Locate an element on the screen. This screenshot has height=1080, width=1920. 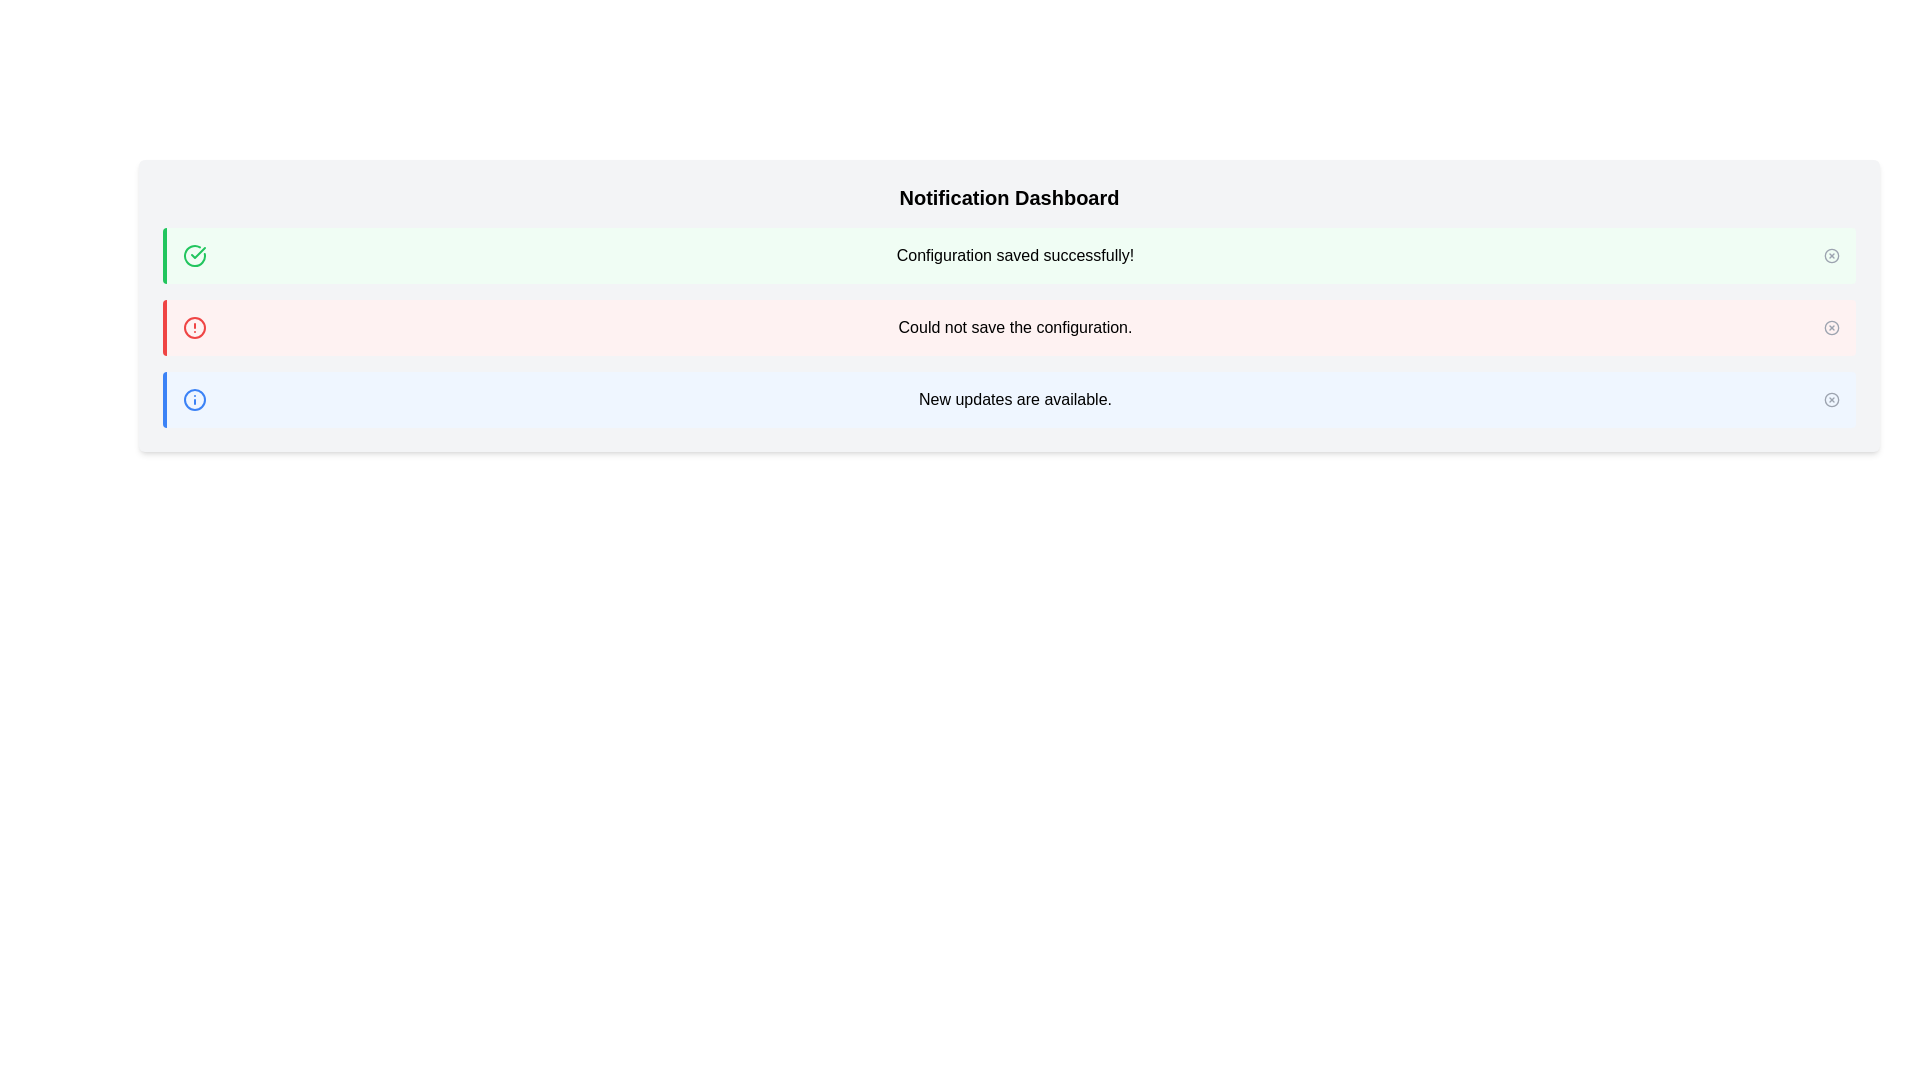
text message 'Configuration saved successfully!' displayed in green color within the green-highlighted notification area is located at coordinates (1015, 254).